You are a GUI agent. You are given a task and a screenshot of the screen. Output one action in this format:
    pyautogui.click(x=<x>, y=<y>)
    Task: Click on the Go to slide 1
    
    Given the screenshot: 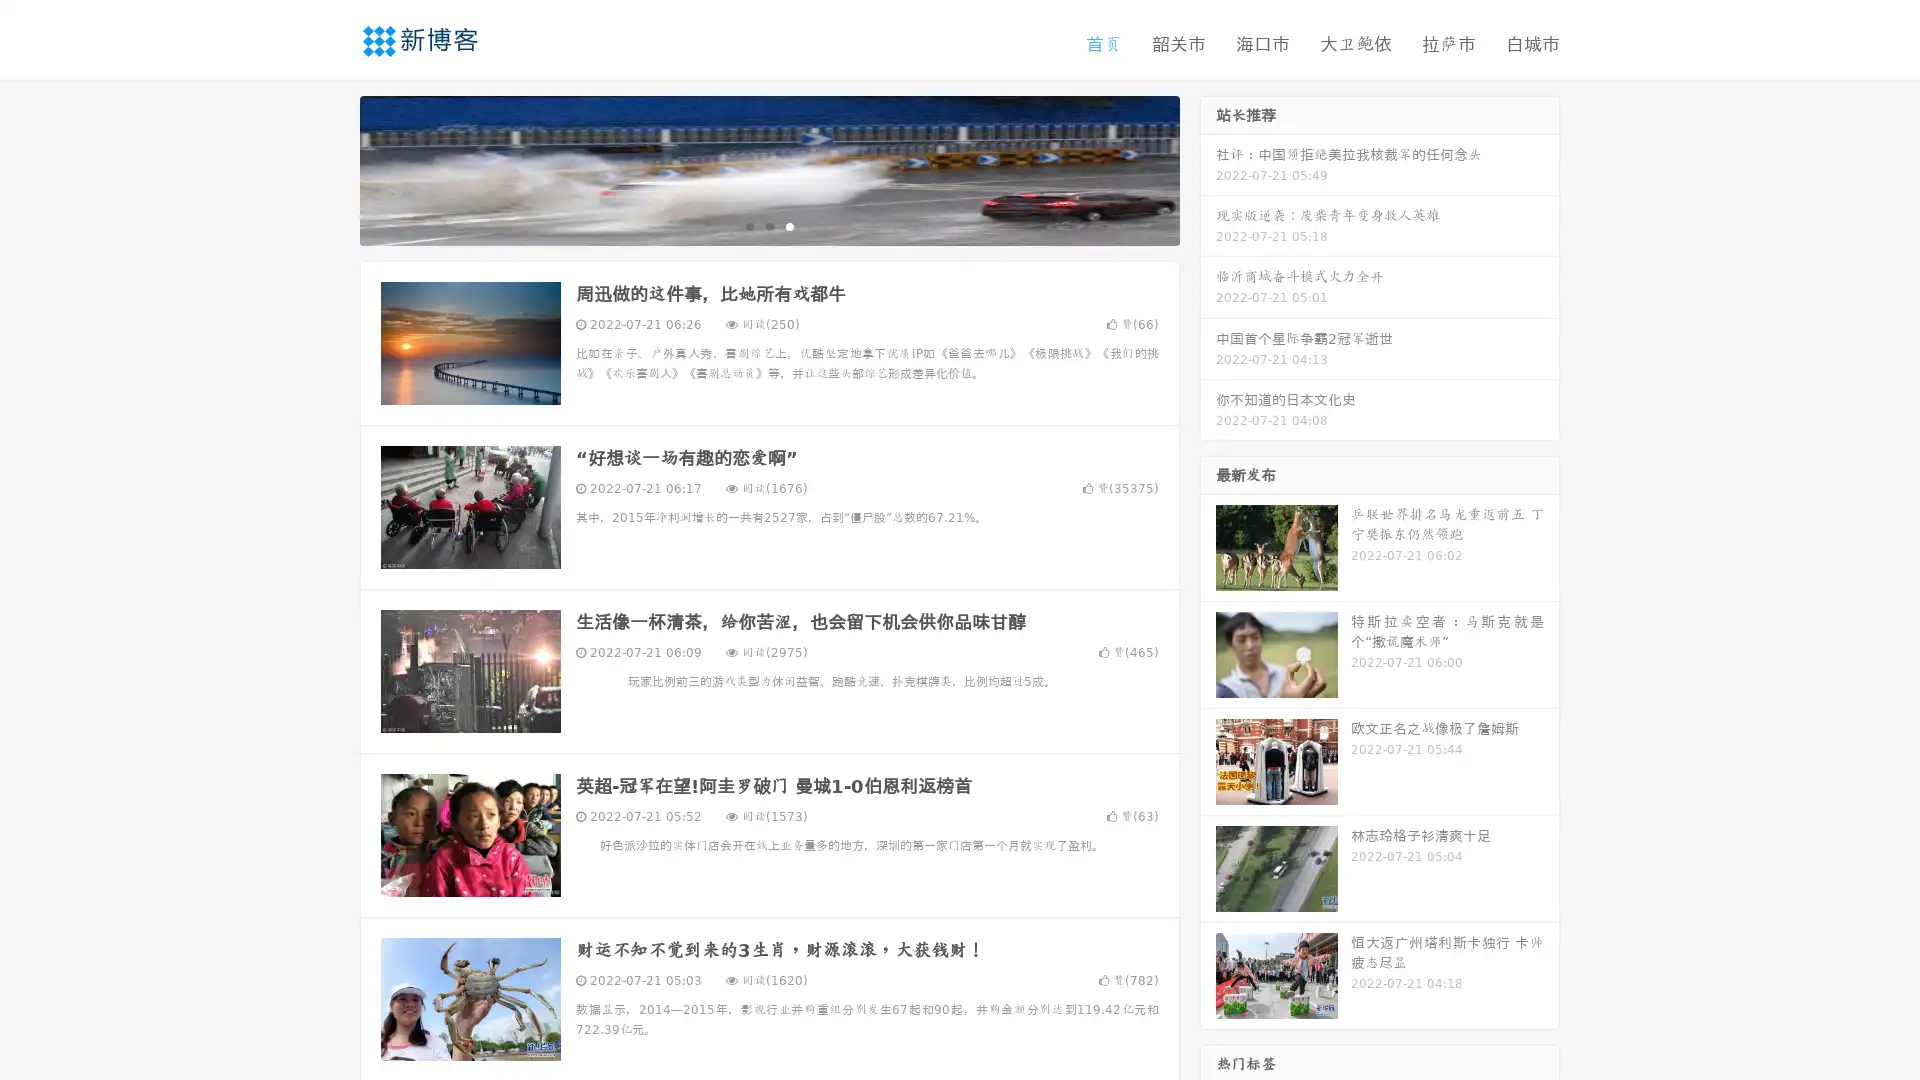 What is the action you would take?
    pyautogui.click(x=748, y=225)
    